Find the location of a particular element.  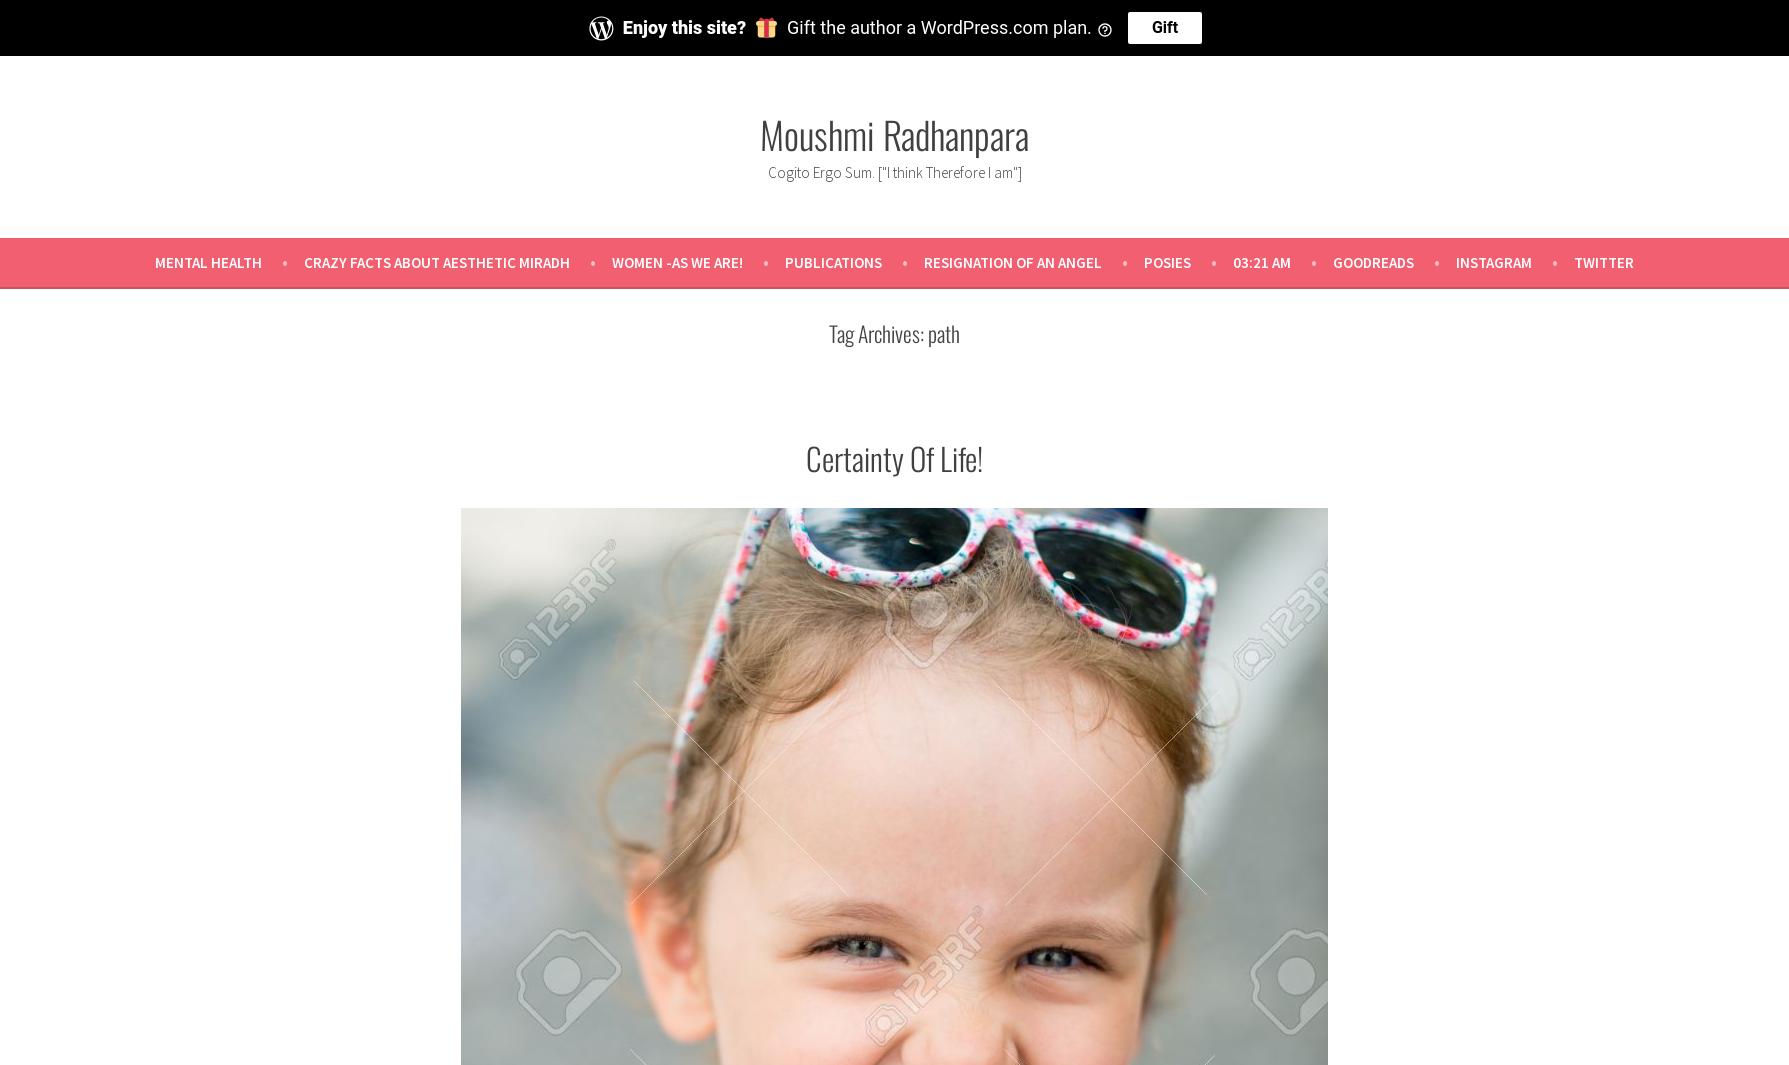

'Goodreads' is located at coordinates (1373, 260).